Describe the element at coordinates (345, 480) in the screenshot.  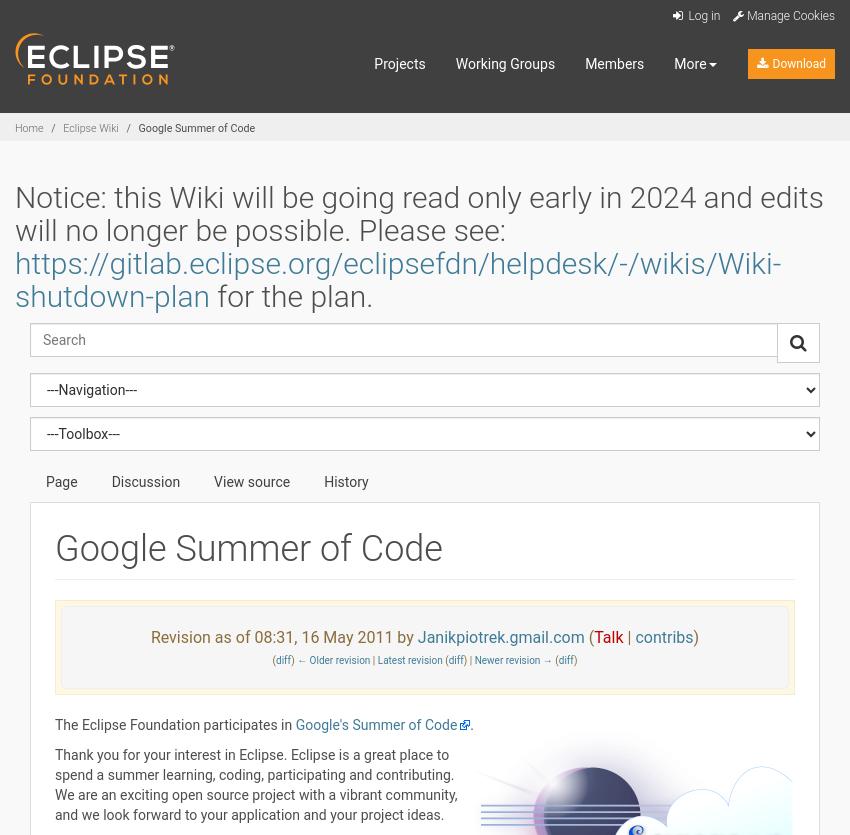
I see `'History'` at that location.